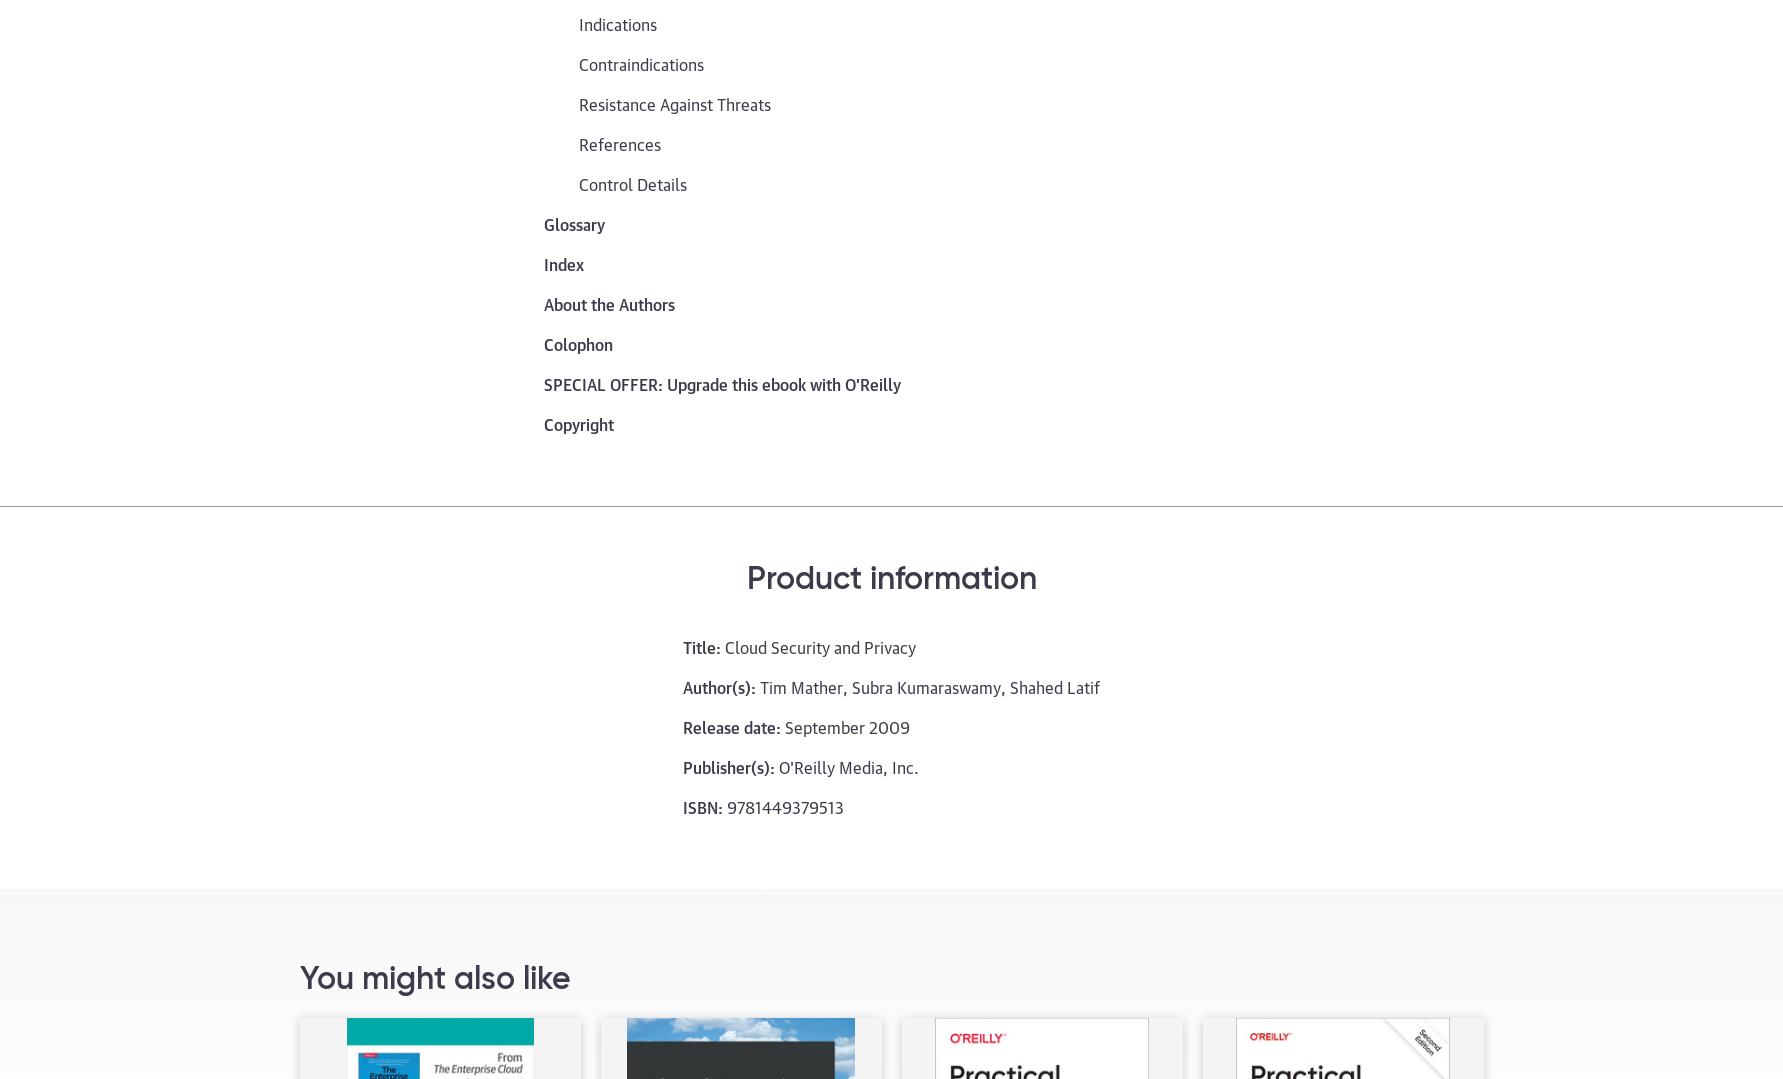 The height and width of the screenshot is (1079, 1783). Describe the element at coordinates (723, 644) in the screenshot. I see `'Cloud Security and Privacy'` at that location.